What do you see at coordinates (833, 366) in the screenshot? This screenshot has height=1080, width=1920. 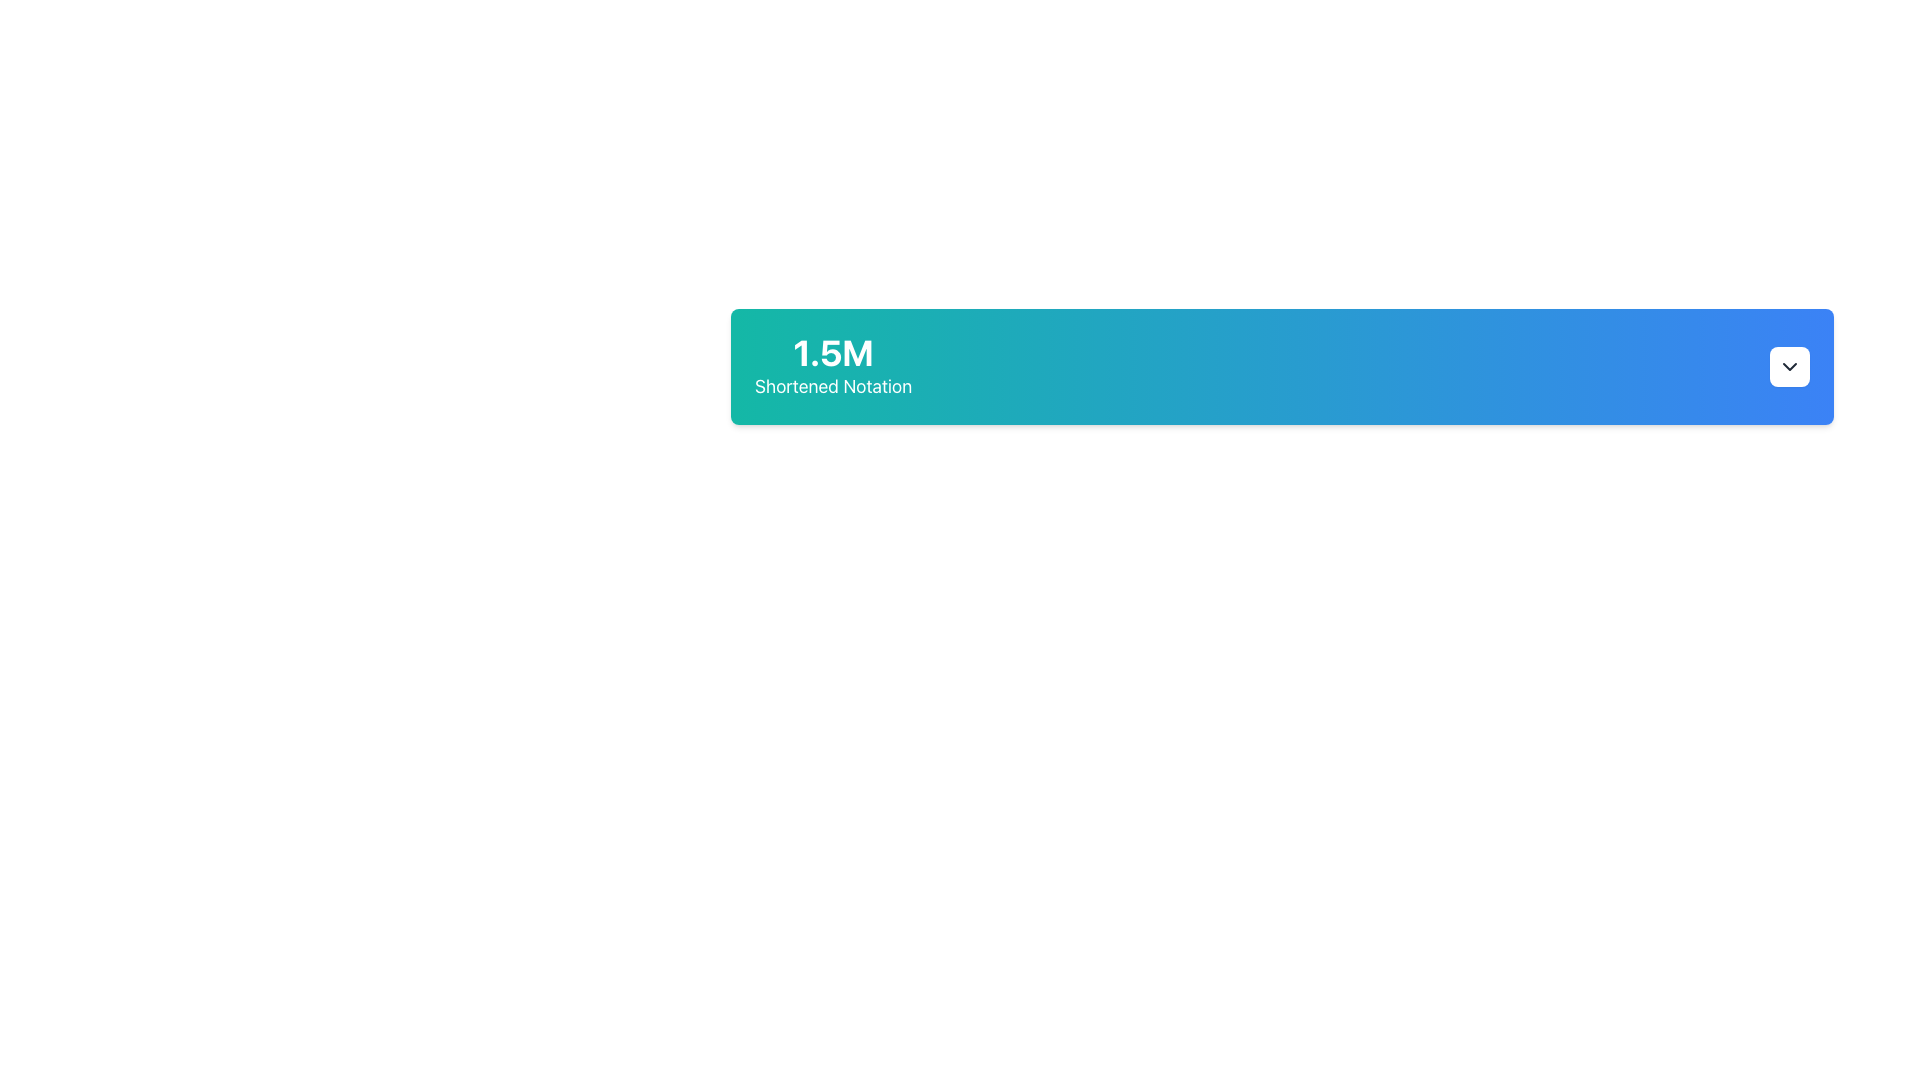 I see `the Text Display with Label that presents a numeric value and includes a descriptive label, located in the upper-left section of the interface` at bounding box center [833, 366].